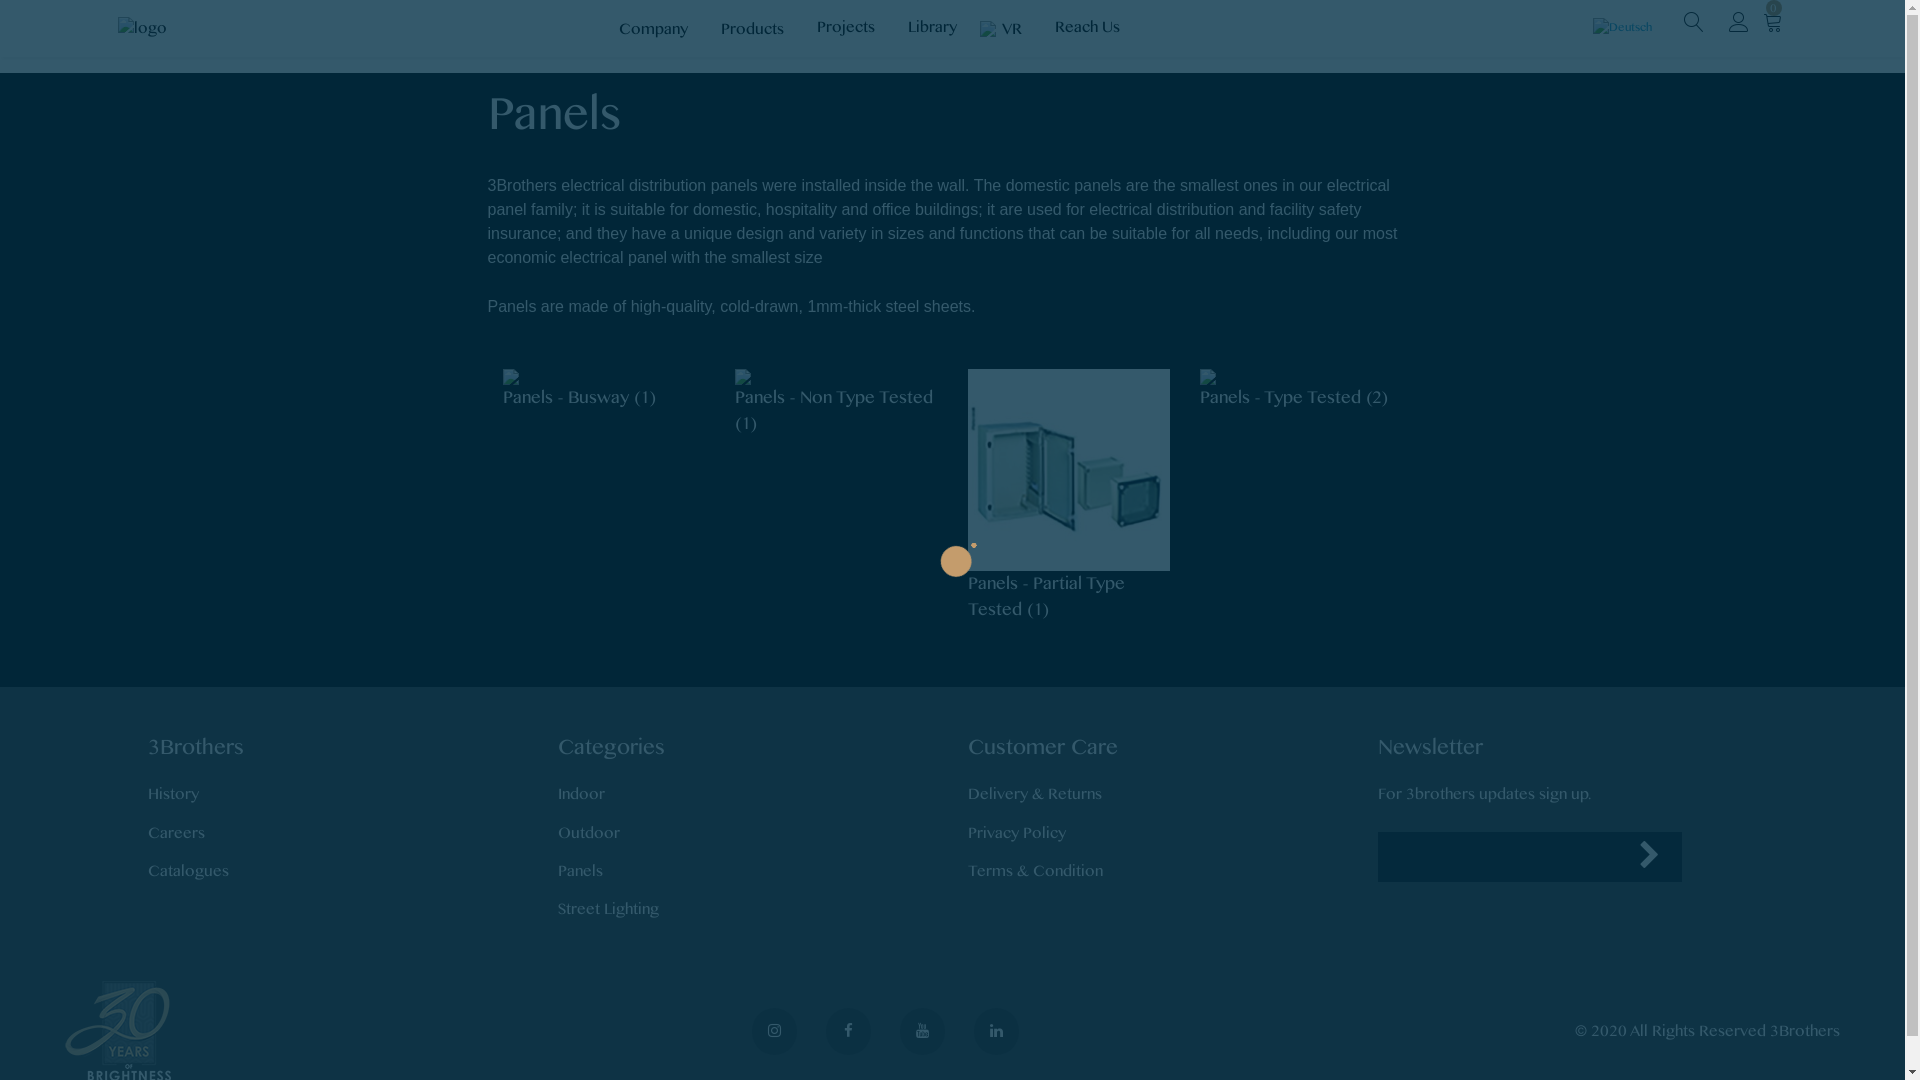 This screenshot has width=1920, height=1080. What do you see at coordinates (173, 793) in the screenshot?
I see `'History'` at bounding box center [173, 793].